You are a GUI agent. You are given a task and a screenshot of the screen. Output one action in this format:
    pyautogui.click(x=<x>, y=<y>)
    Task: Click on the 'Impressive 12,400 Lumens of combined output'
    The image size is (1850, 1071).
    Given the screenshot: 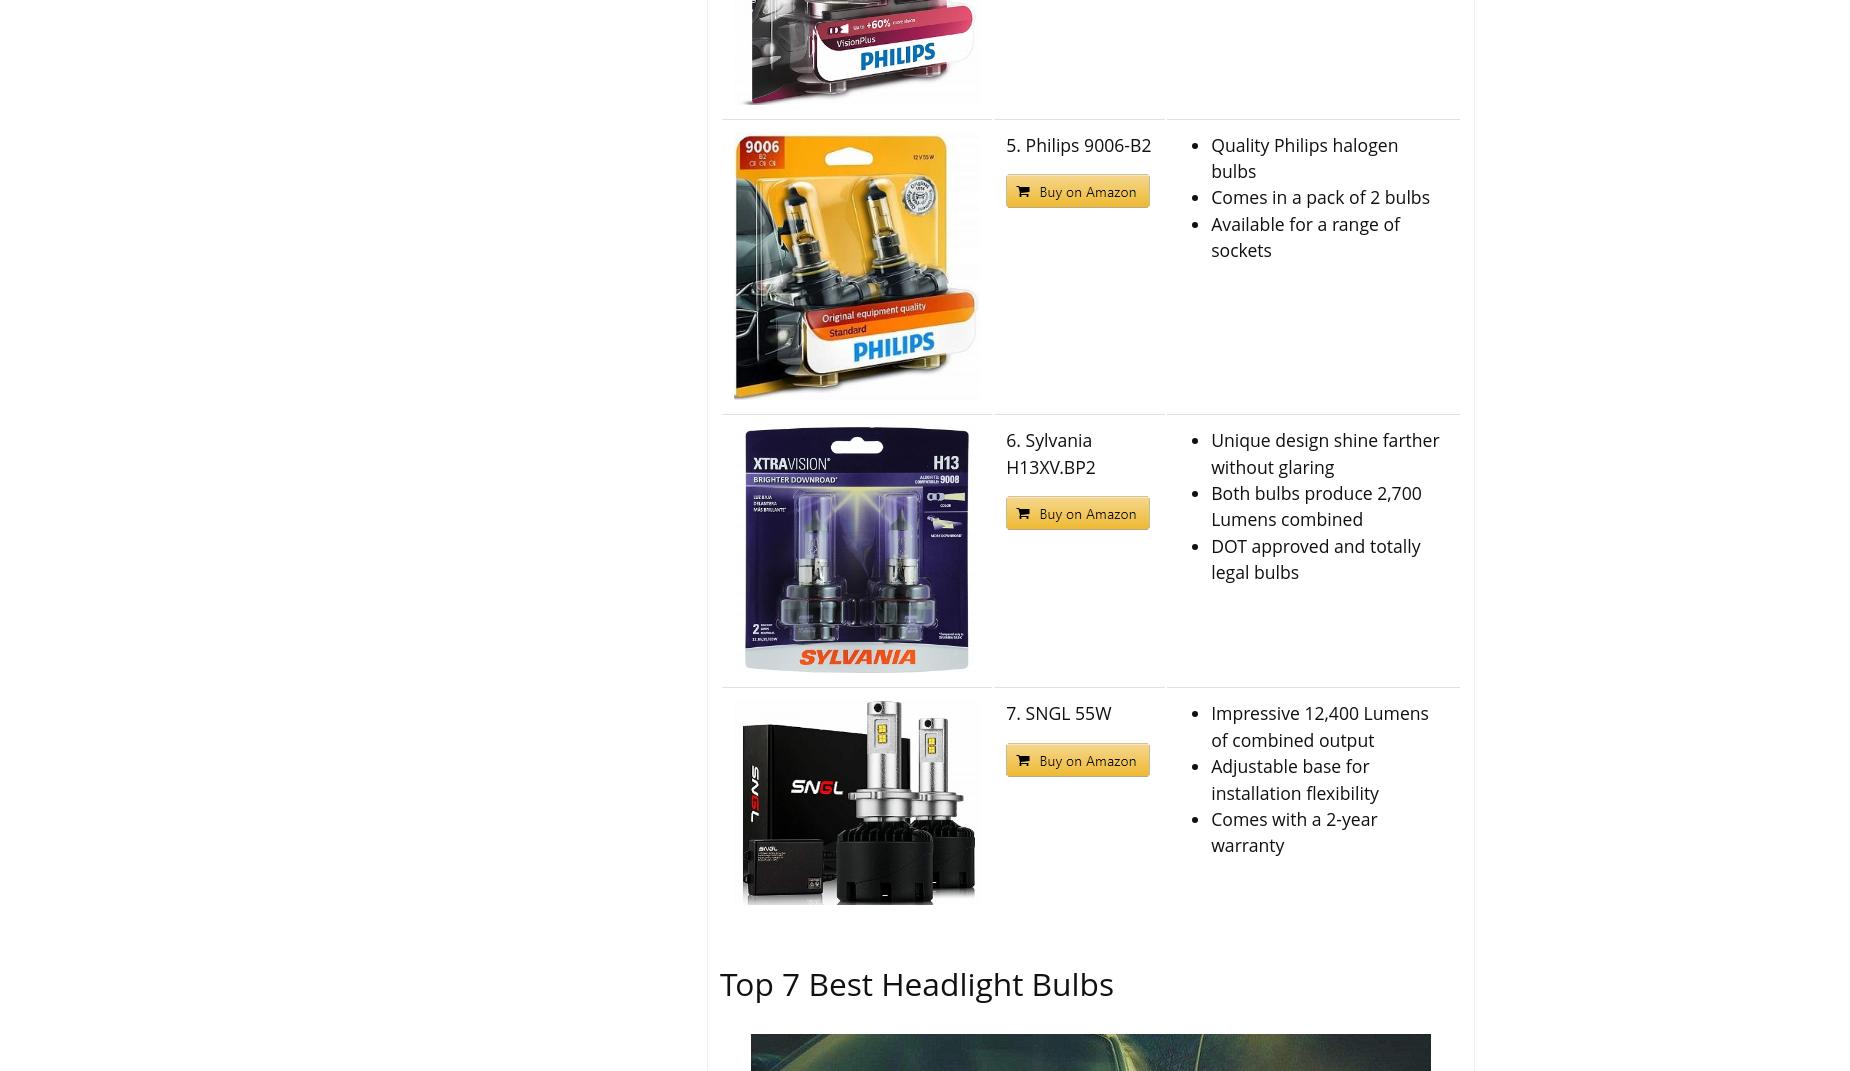 What is the action you would take?
    pyautogui.click(x=1318, y=726)
    